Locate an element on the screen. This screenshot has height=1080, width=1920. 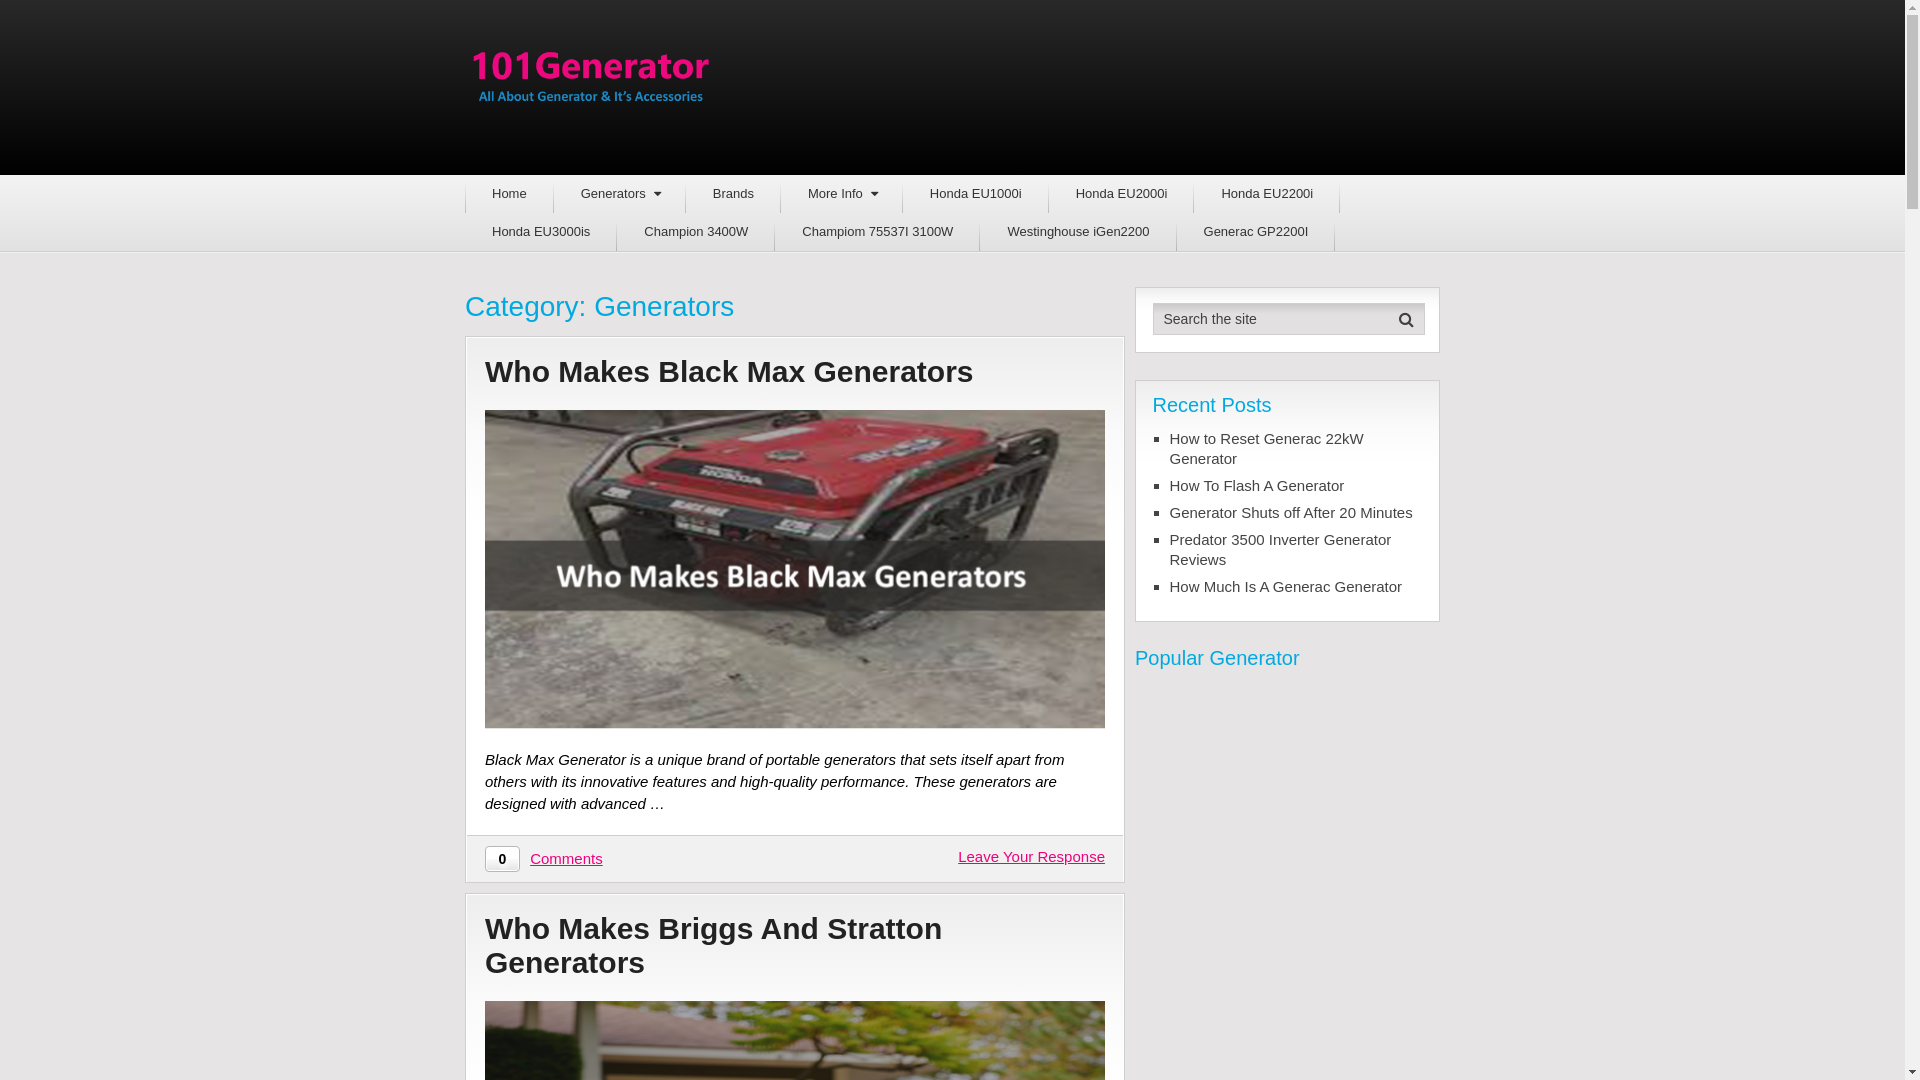
'How To Flash A Generator' is located at coordinates (1296, 486).